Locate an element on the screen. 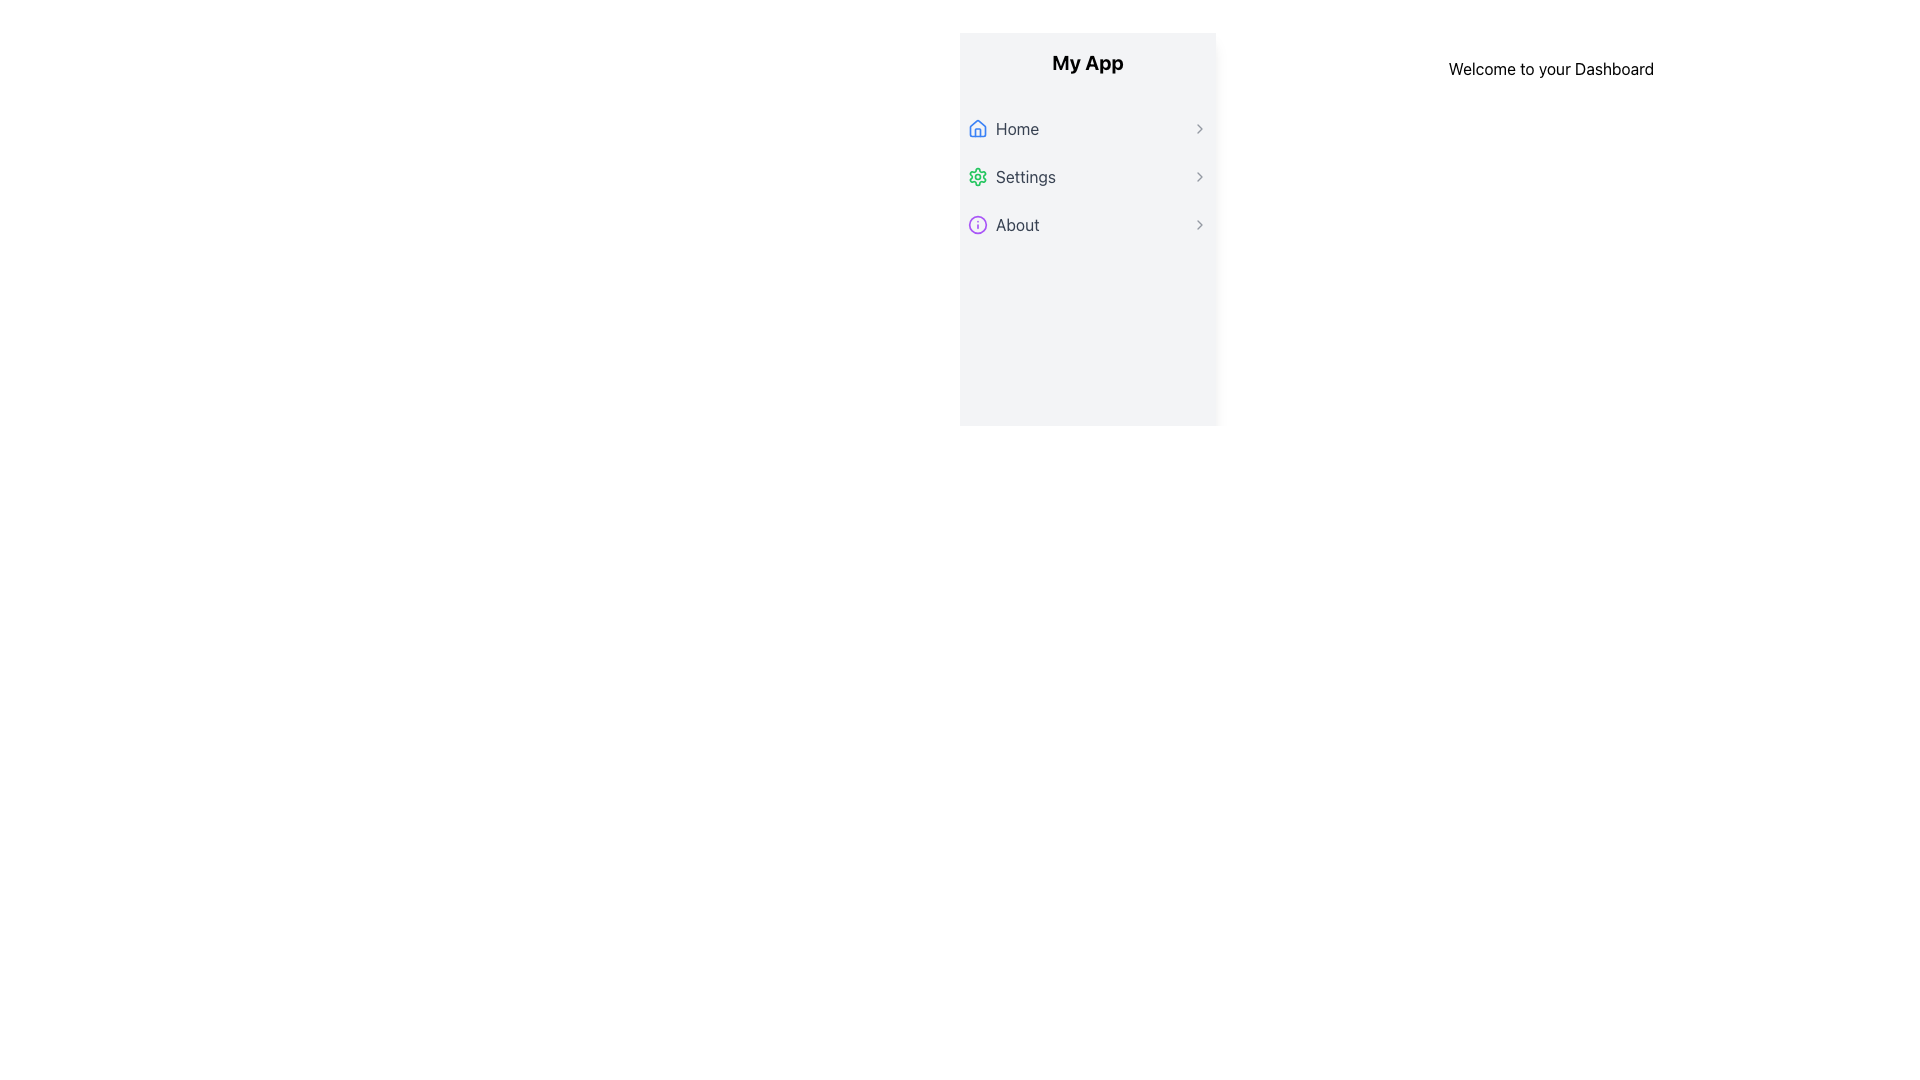 This screenshot has width=1920, height=1080. the 'Home' text label in the vertical navigation menu next to the blue house icon is located at coordinates (1017, 128).